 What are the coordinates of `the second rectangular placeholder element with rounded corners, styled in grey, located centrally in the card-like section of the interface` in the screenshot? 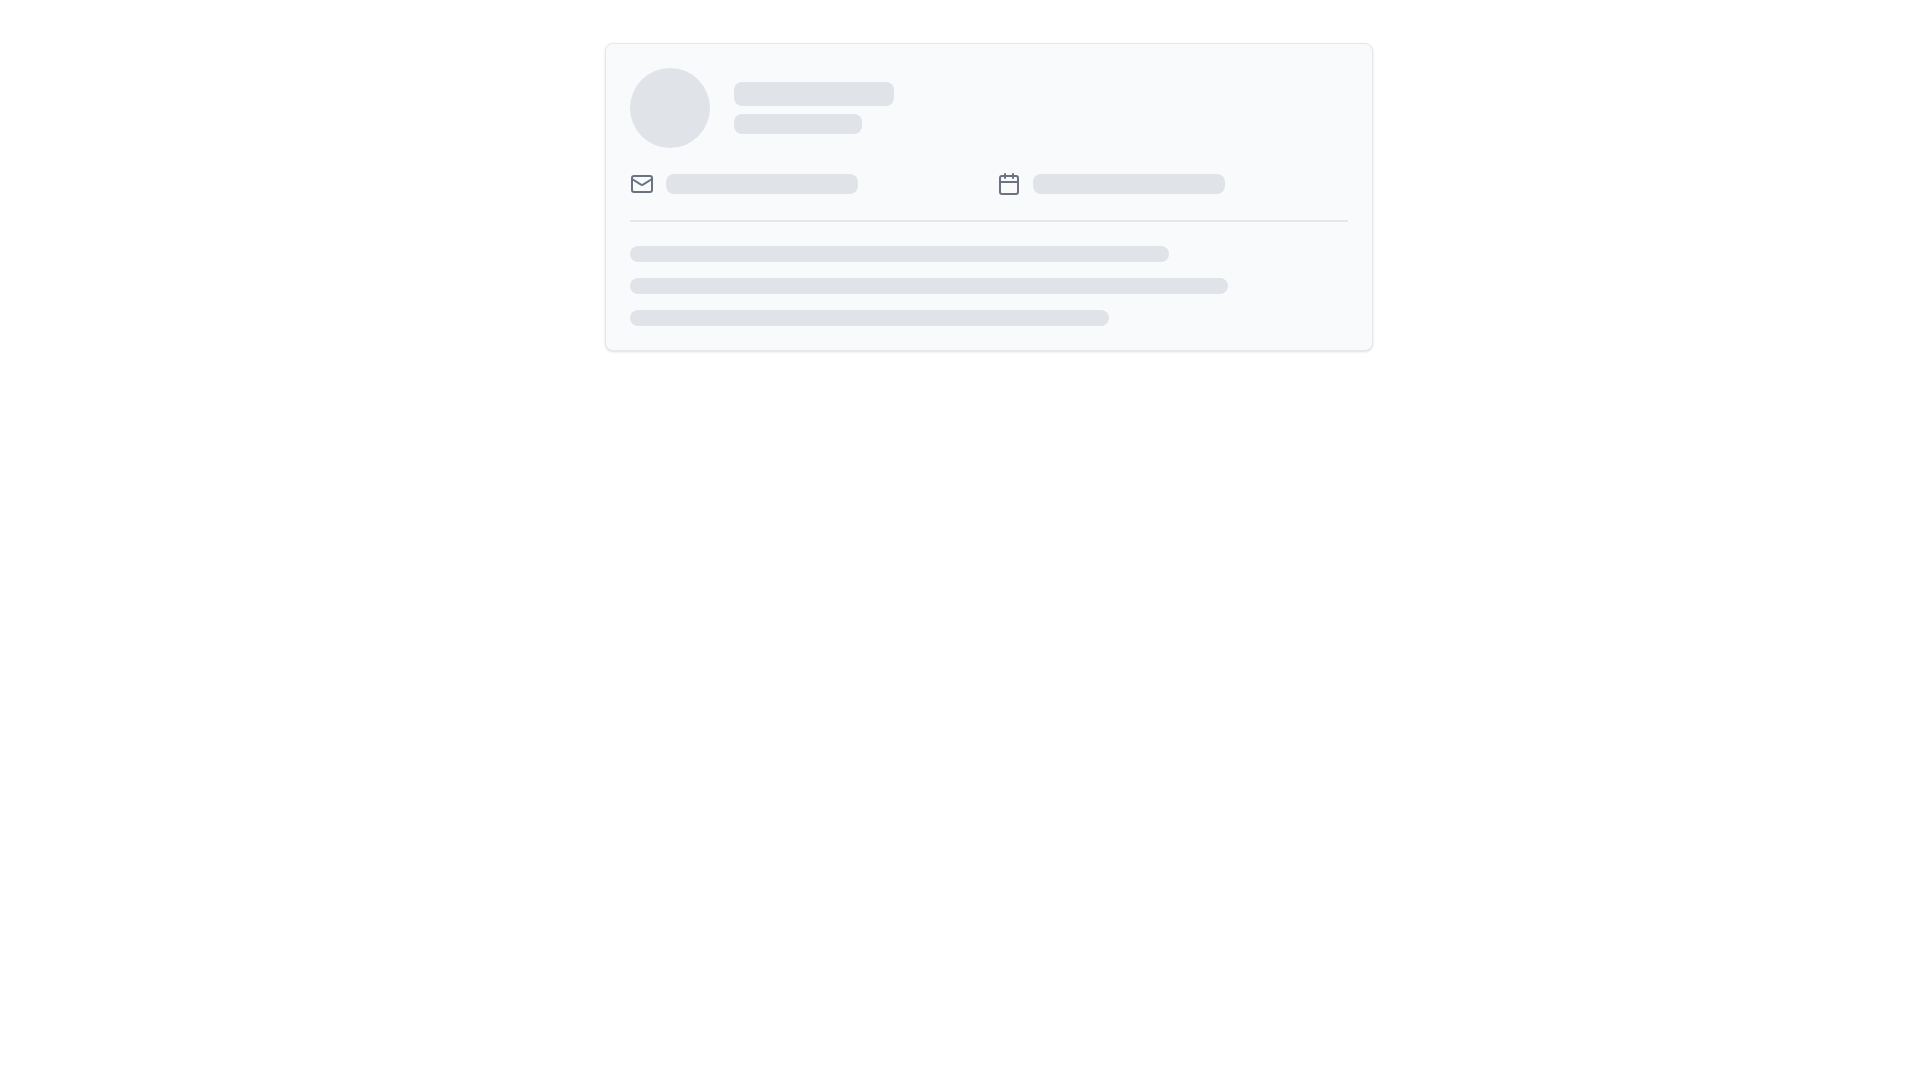 It's located at (796, 123).